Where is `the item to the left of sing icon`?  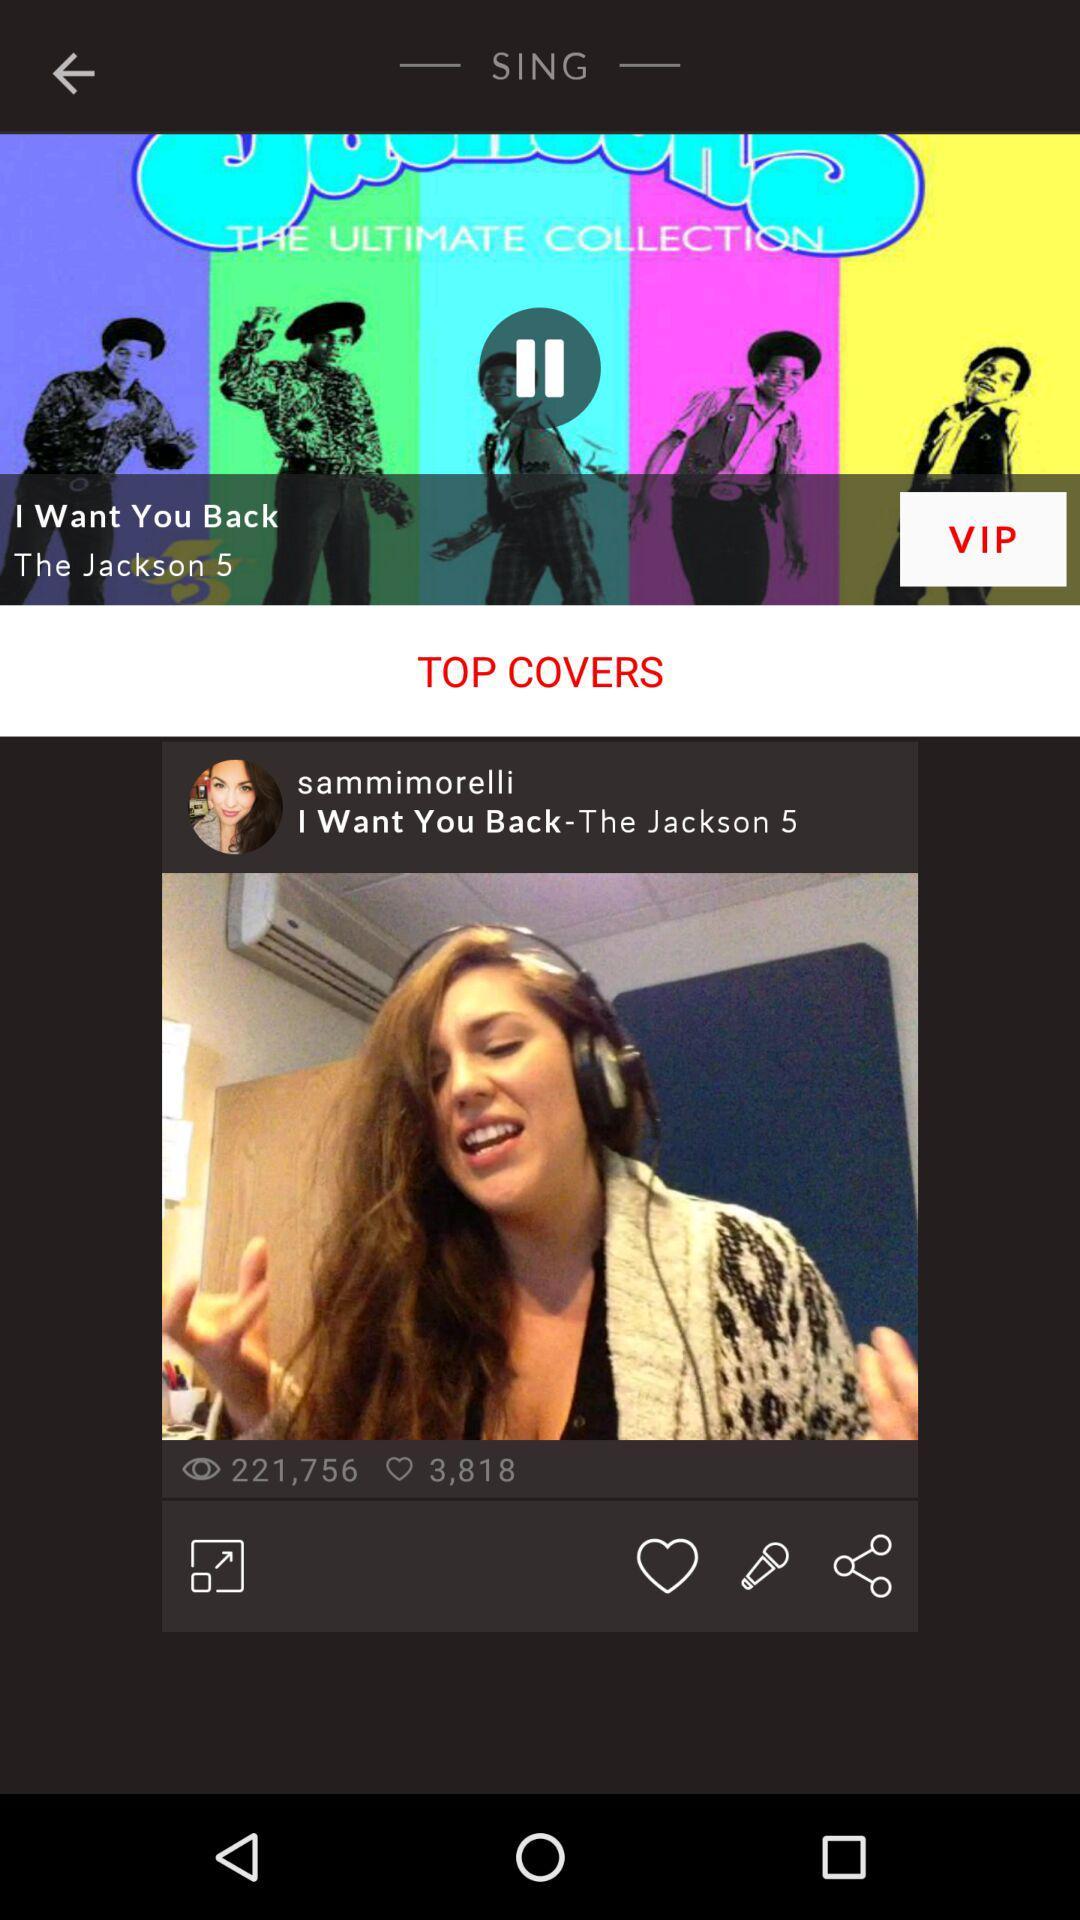
the item to the left of sing icon is located at coordinates (72, 69).